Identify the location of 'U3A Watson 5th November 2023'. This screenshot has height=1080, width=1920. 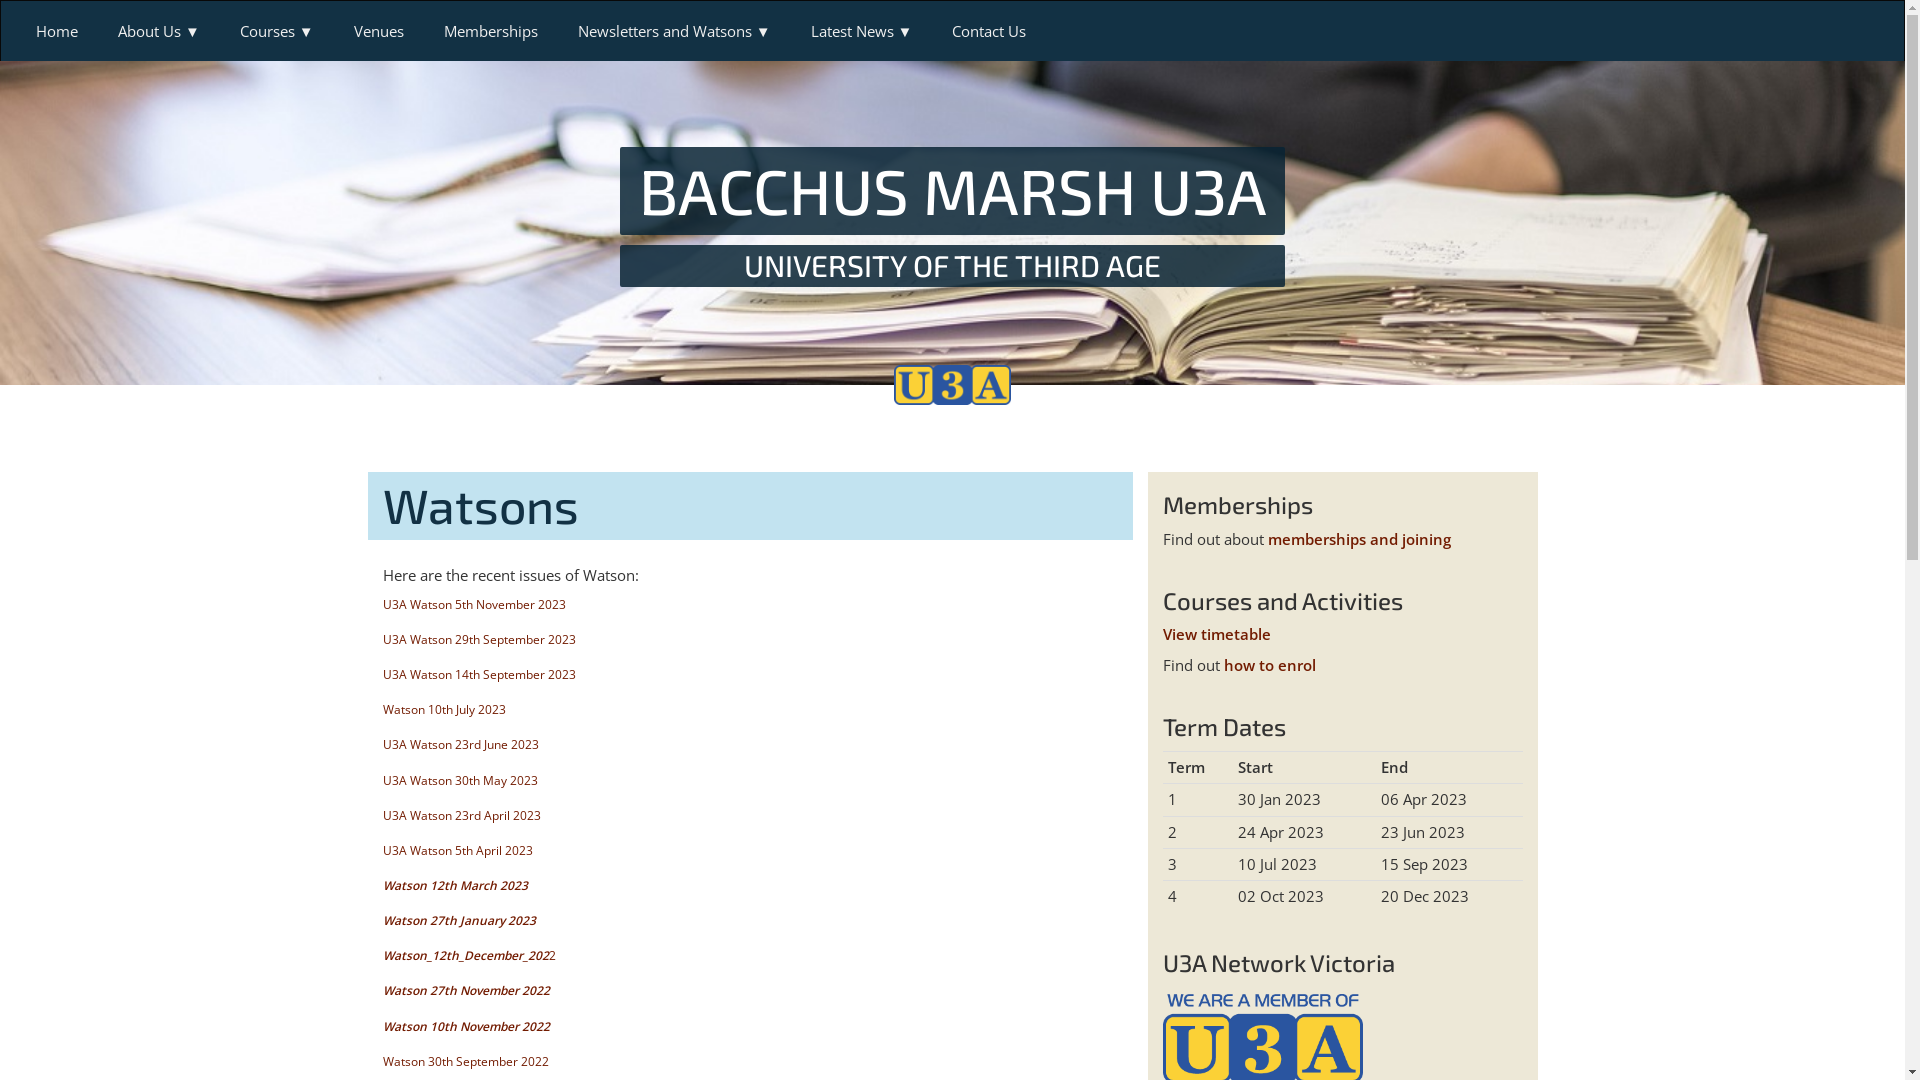
(382, 603).